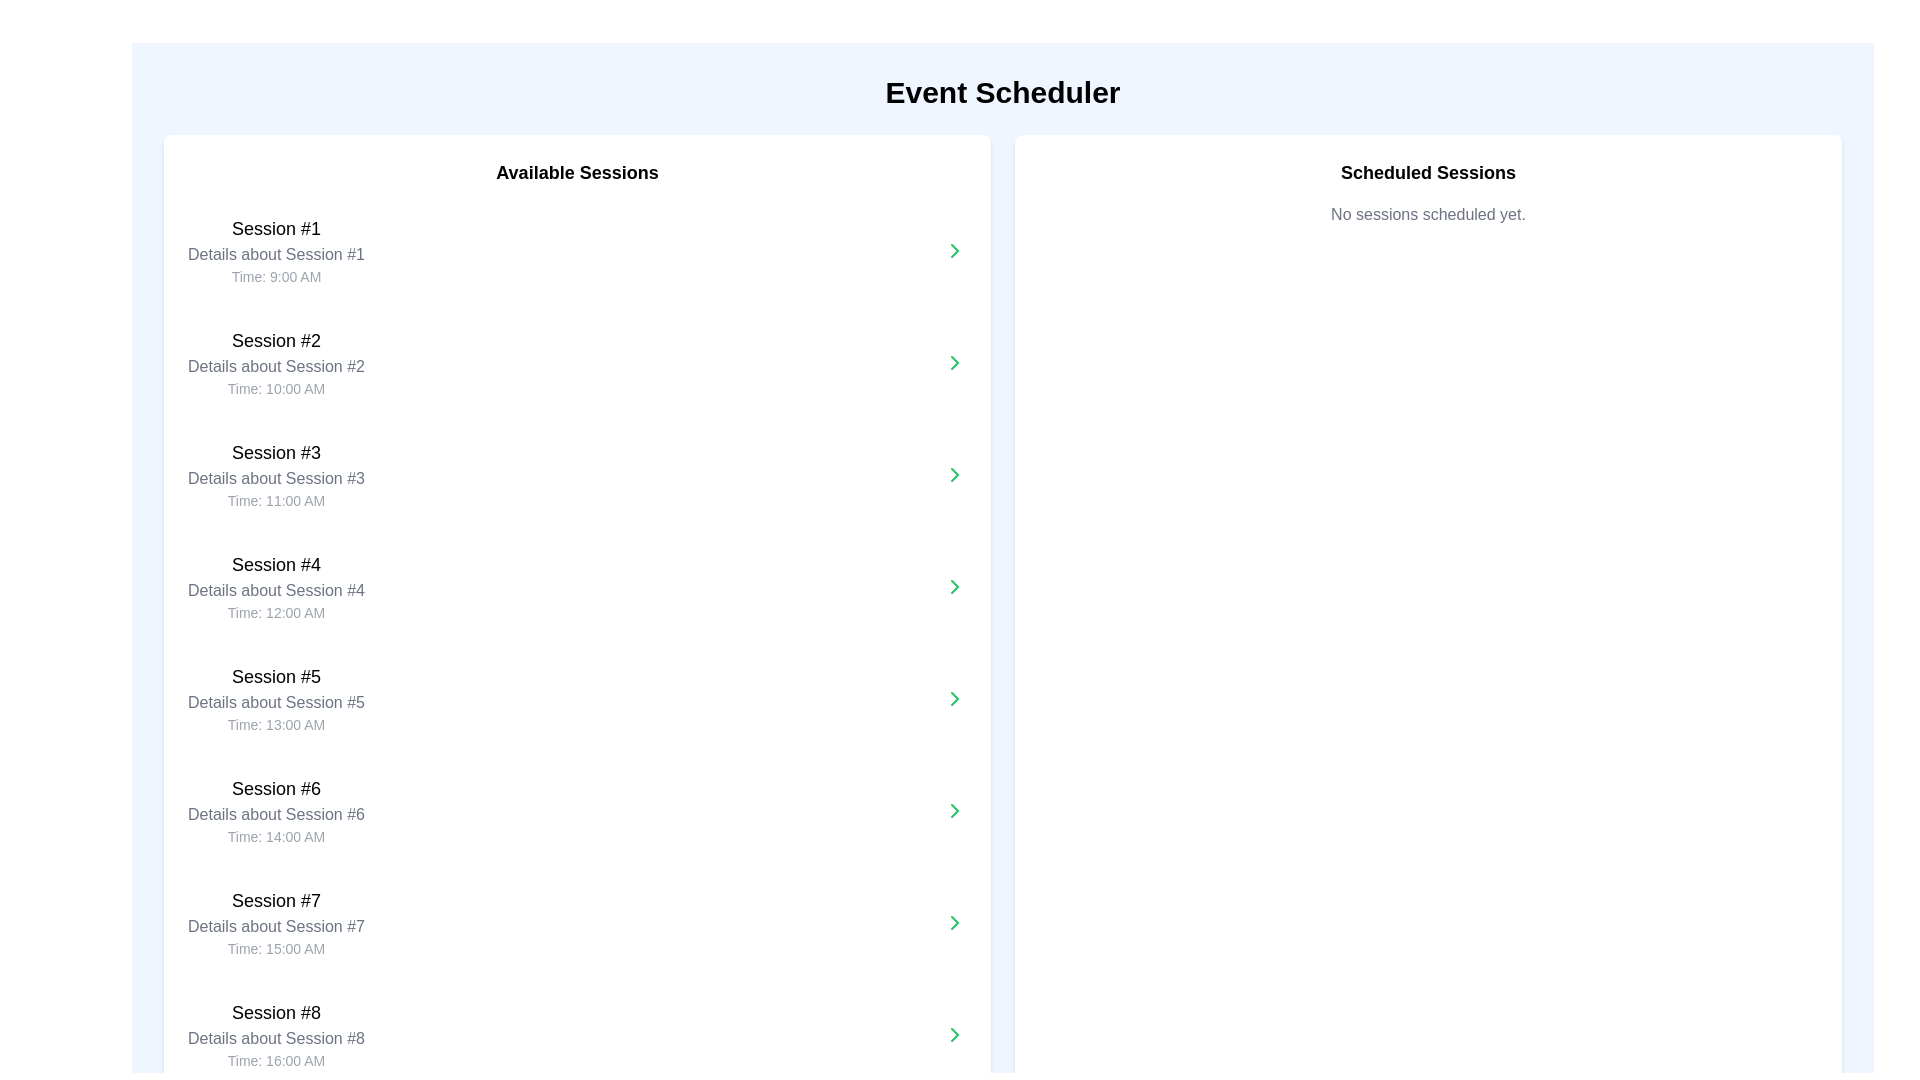 The height and width of the screenshot is (1080, 1920). I want to click on the Icon Button located to the far right of the fourth session's information block in the 'Available Sessions' list, so click(954, 585).